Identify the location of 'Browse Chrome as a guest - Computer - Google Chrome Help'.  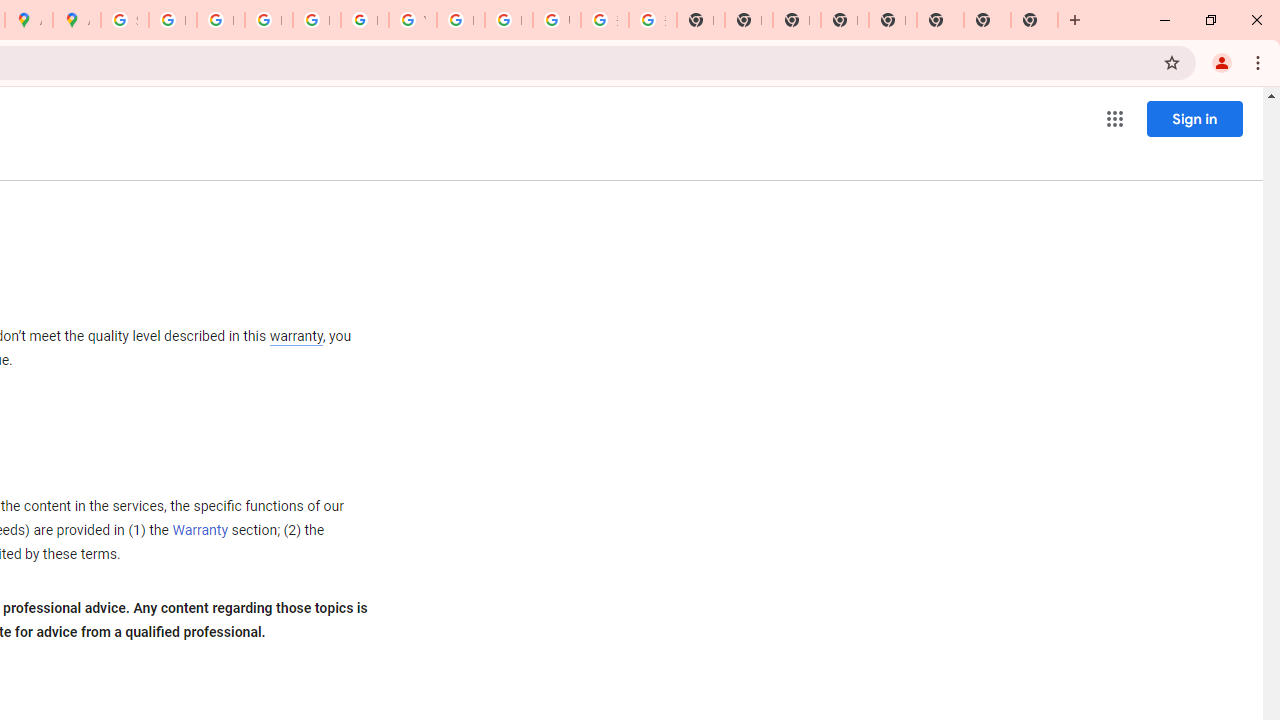
(459, 20).